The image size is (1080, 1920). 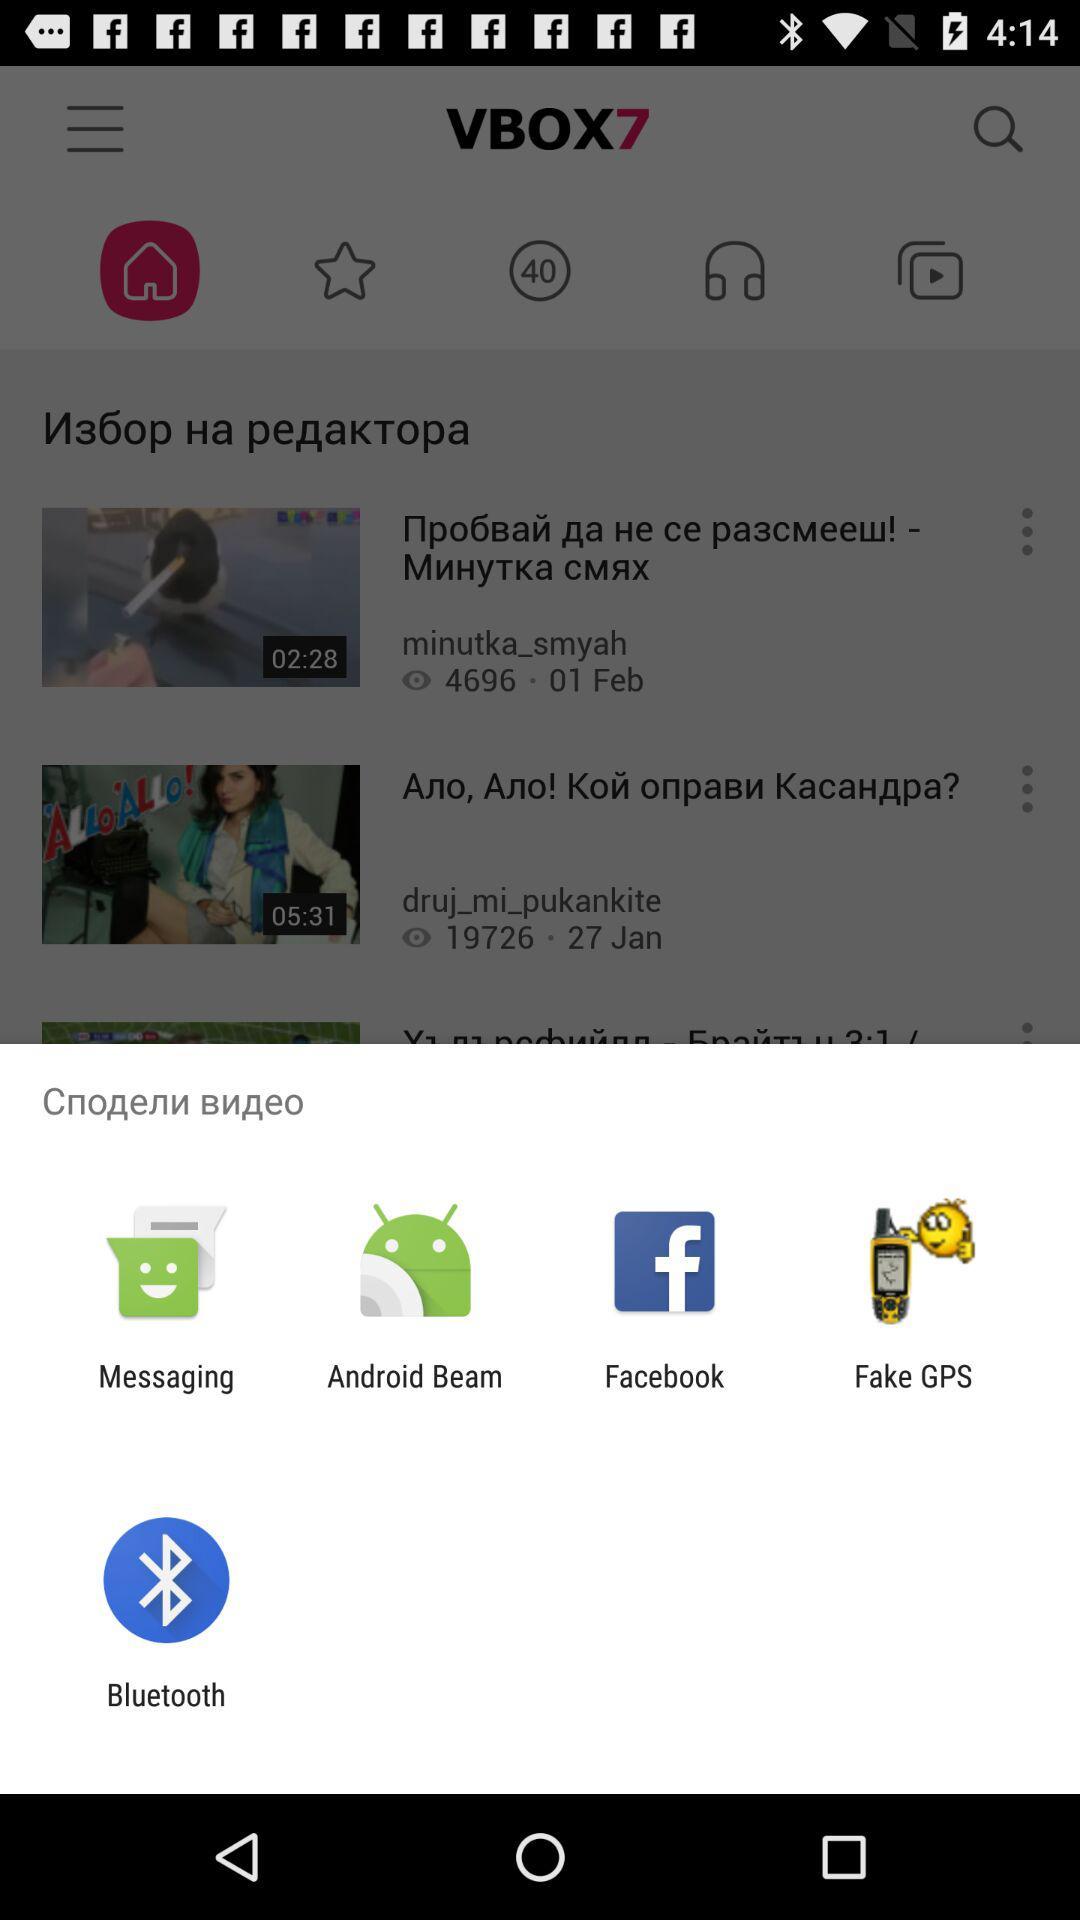 What do you see at coordinates (165, 1392) in the screenshot?
I see `icon next to android beam item` at bounding box center [165, 1392].